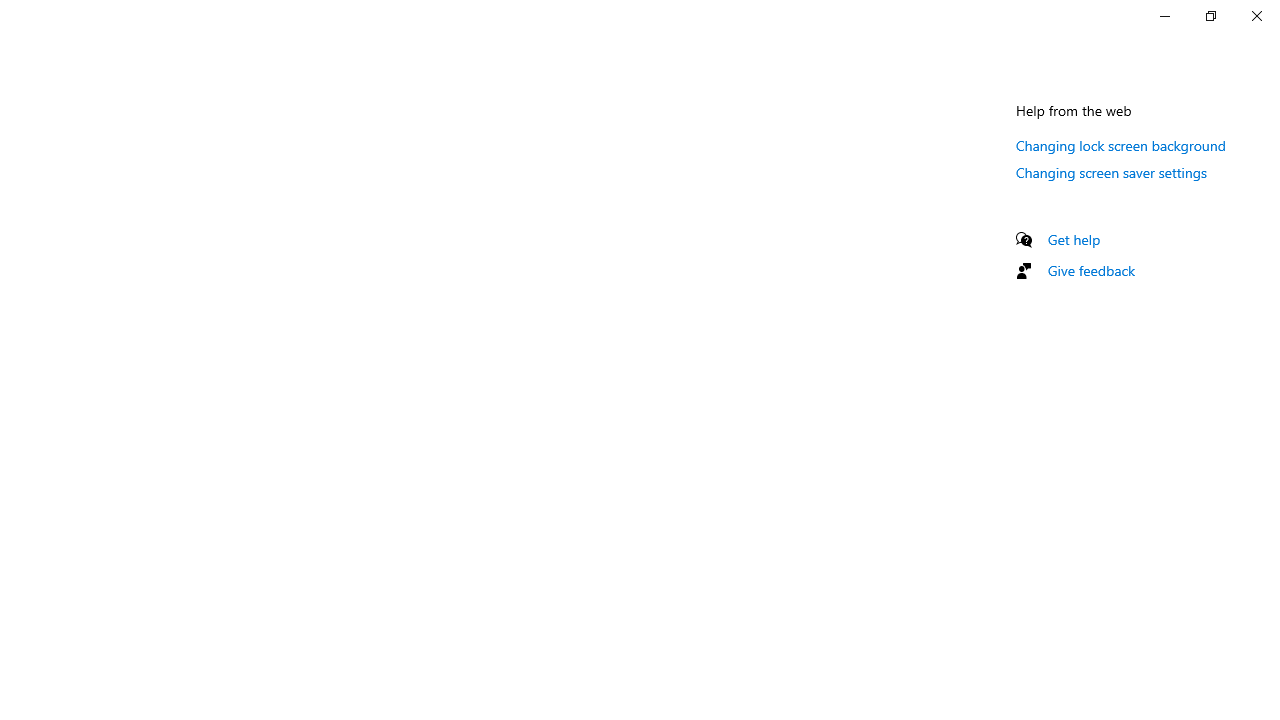  What do you see at coordinates (1121, 144) in the screenshot?
I see `'Changing lock screen background'` at bounding box center [1121, 144].